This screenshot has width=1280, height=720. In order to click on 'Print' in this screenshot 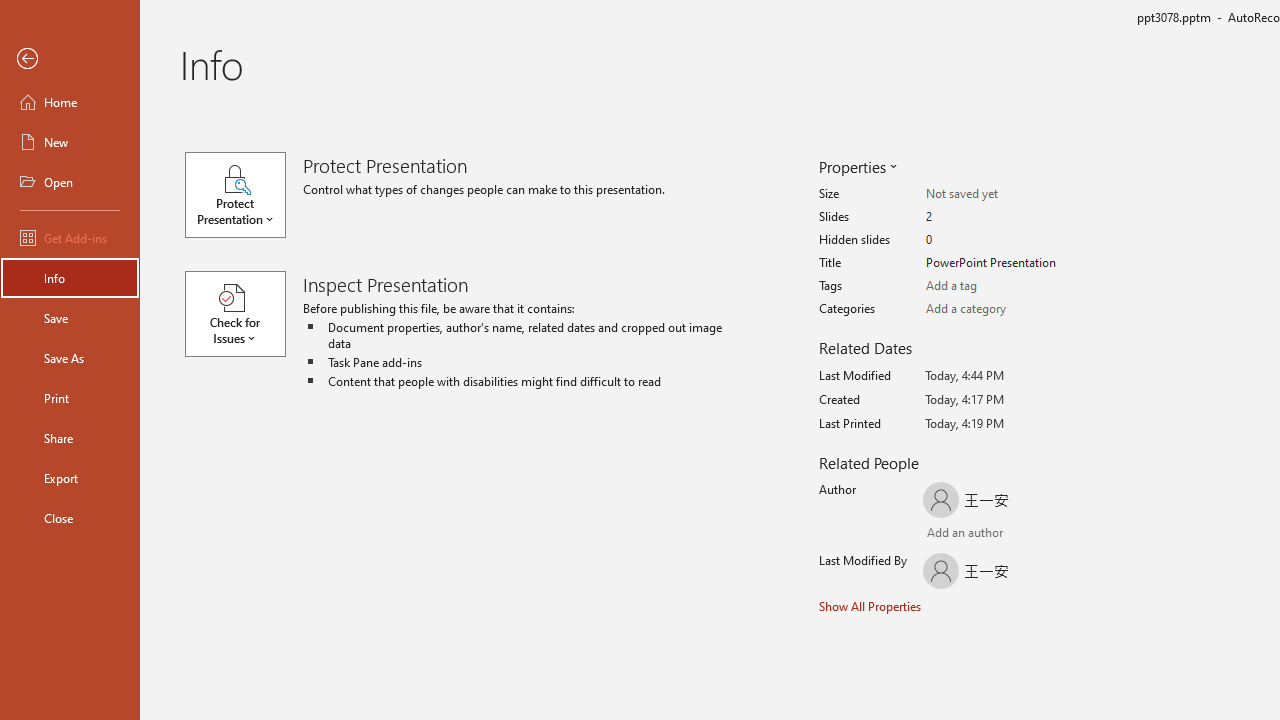, I will do `click(69, 398)`.